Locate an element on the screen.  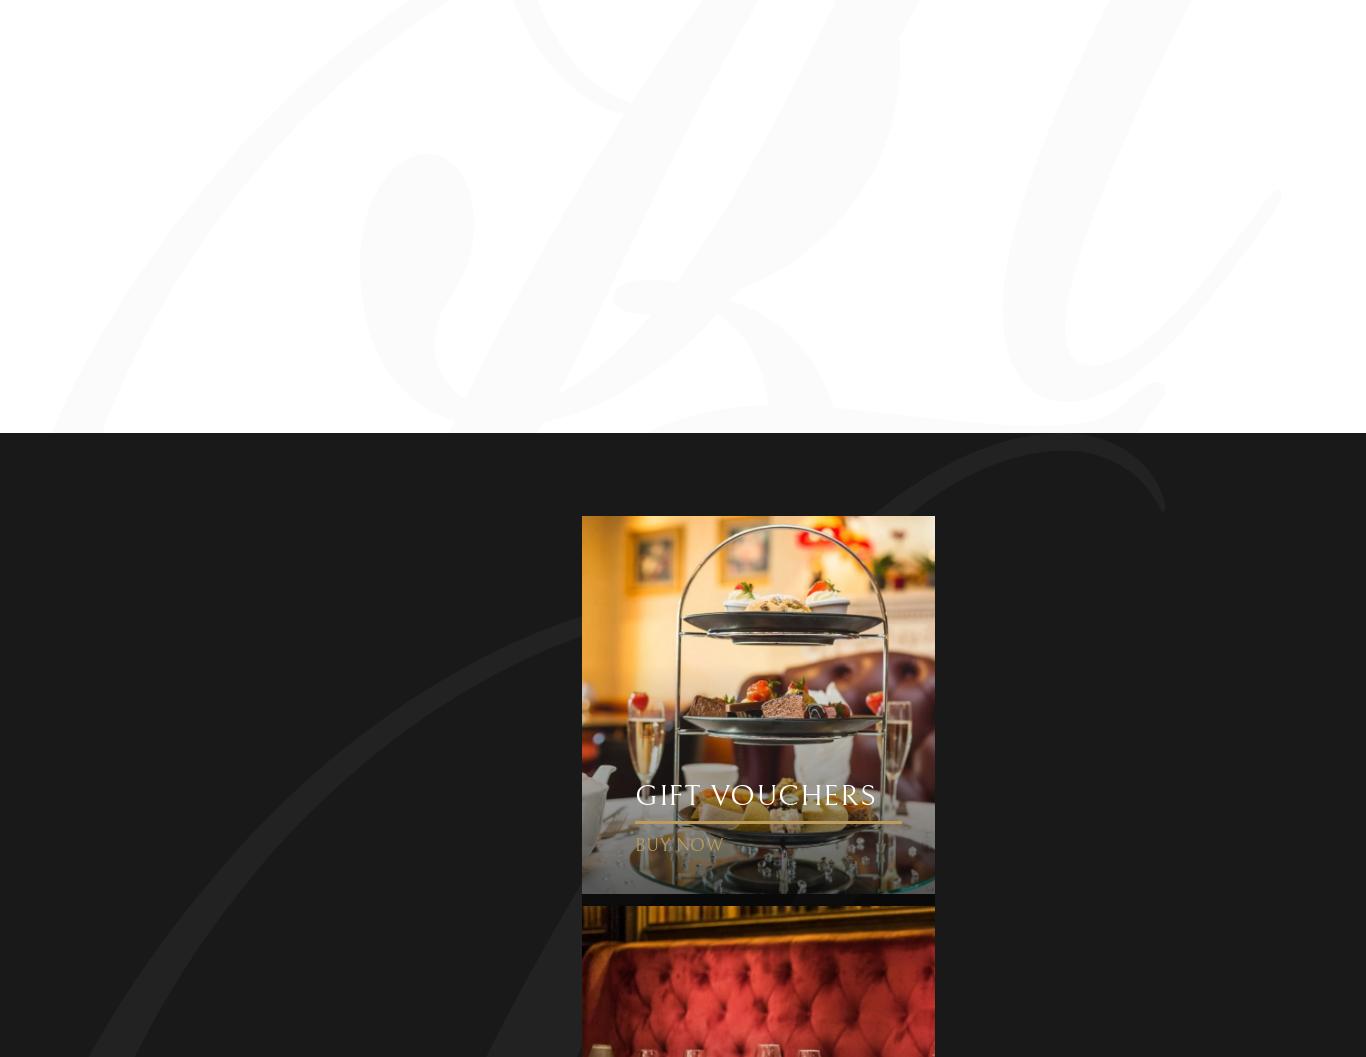
'Bars' is located at coordinates (283, 912).